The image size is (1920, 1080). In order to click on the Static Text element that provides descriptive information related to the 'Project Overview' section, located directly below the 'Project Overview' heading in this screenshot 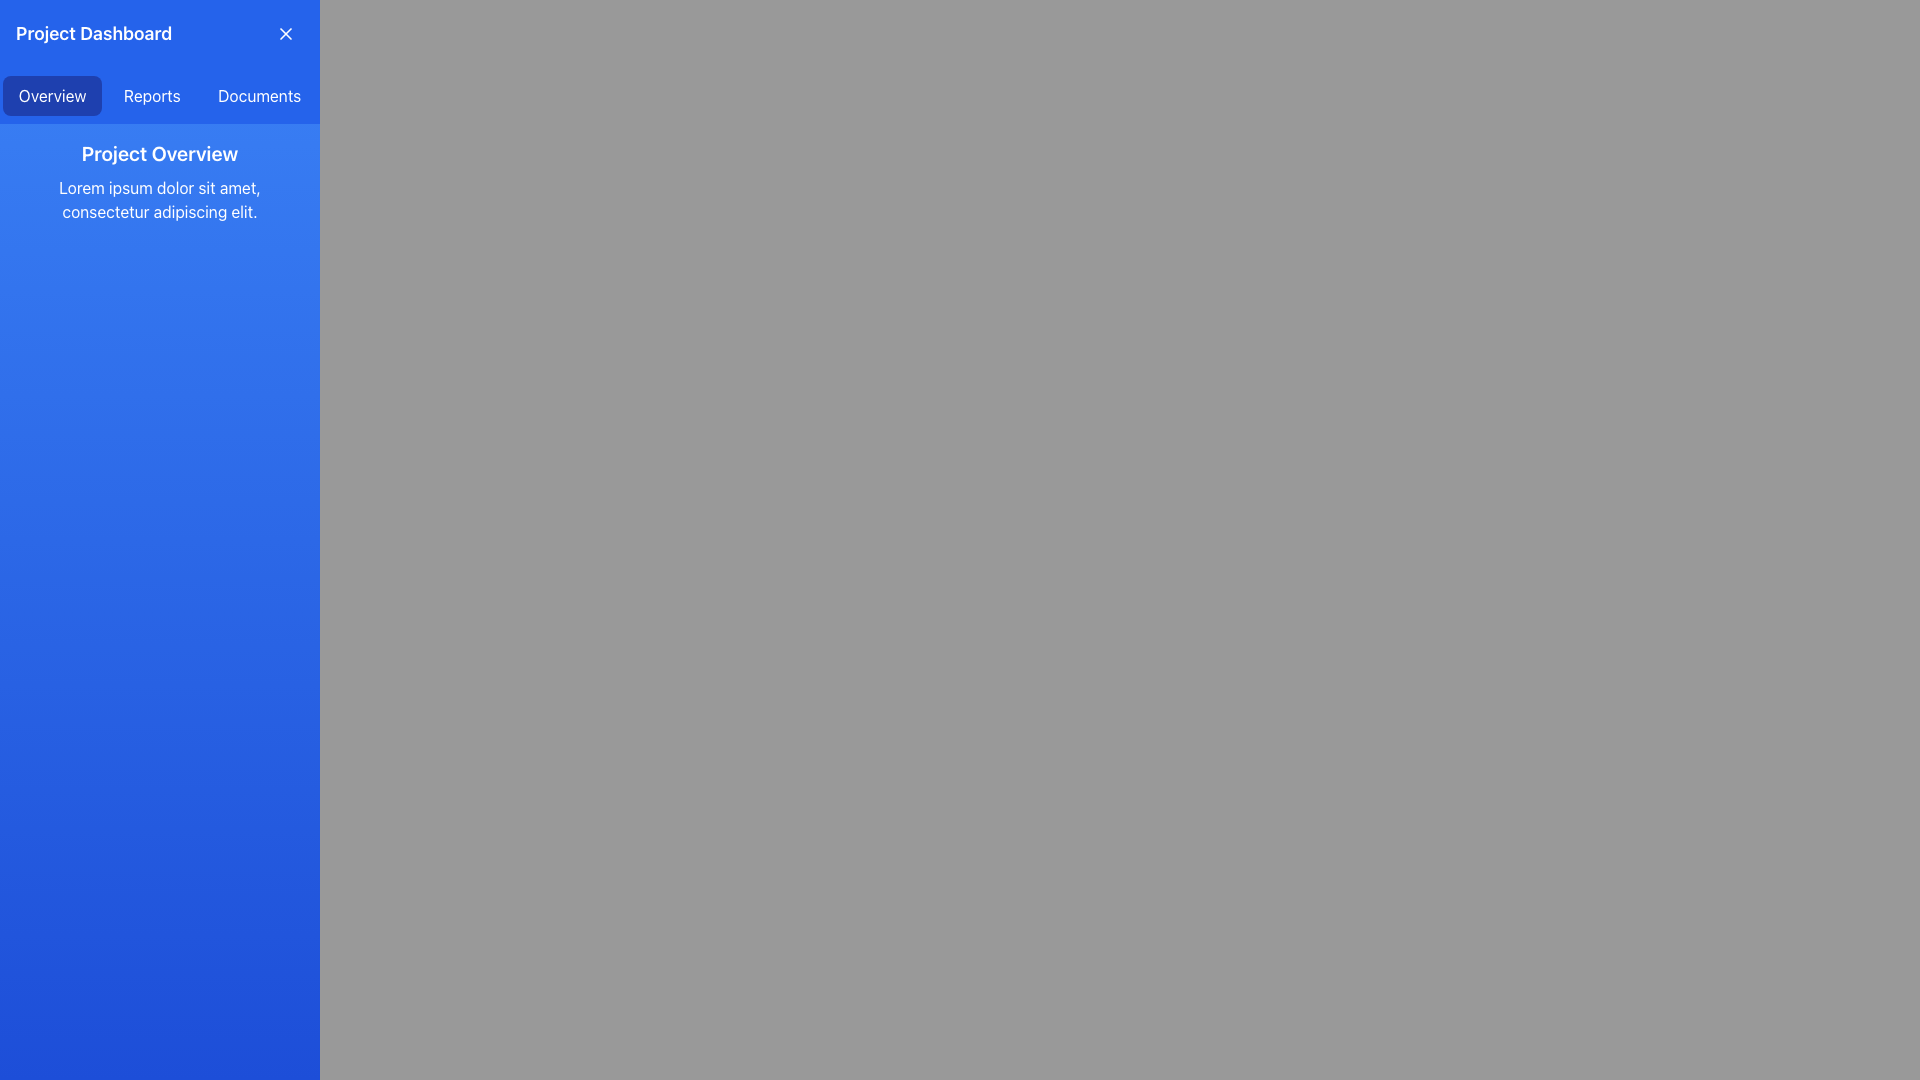, I will do `click(158, 200)`.